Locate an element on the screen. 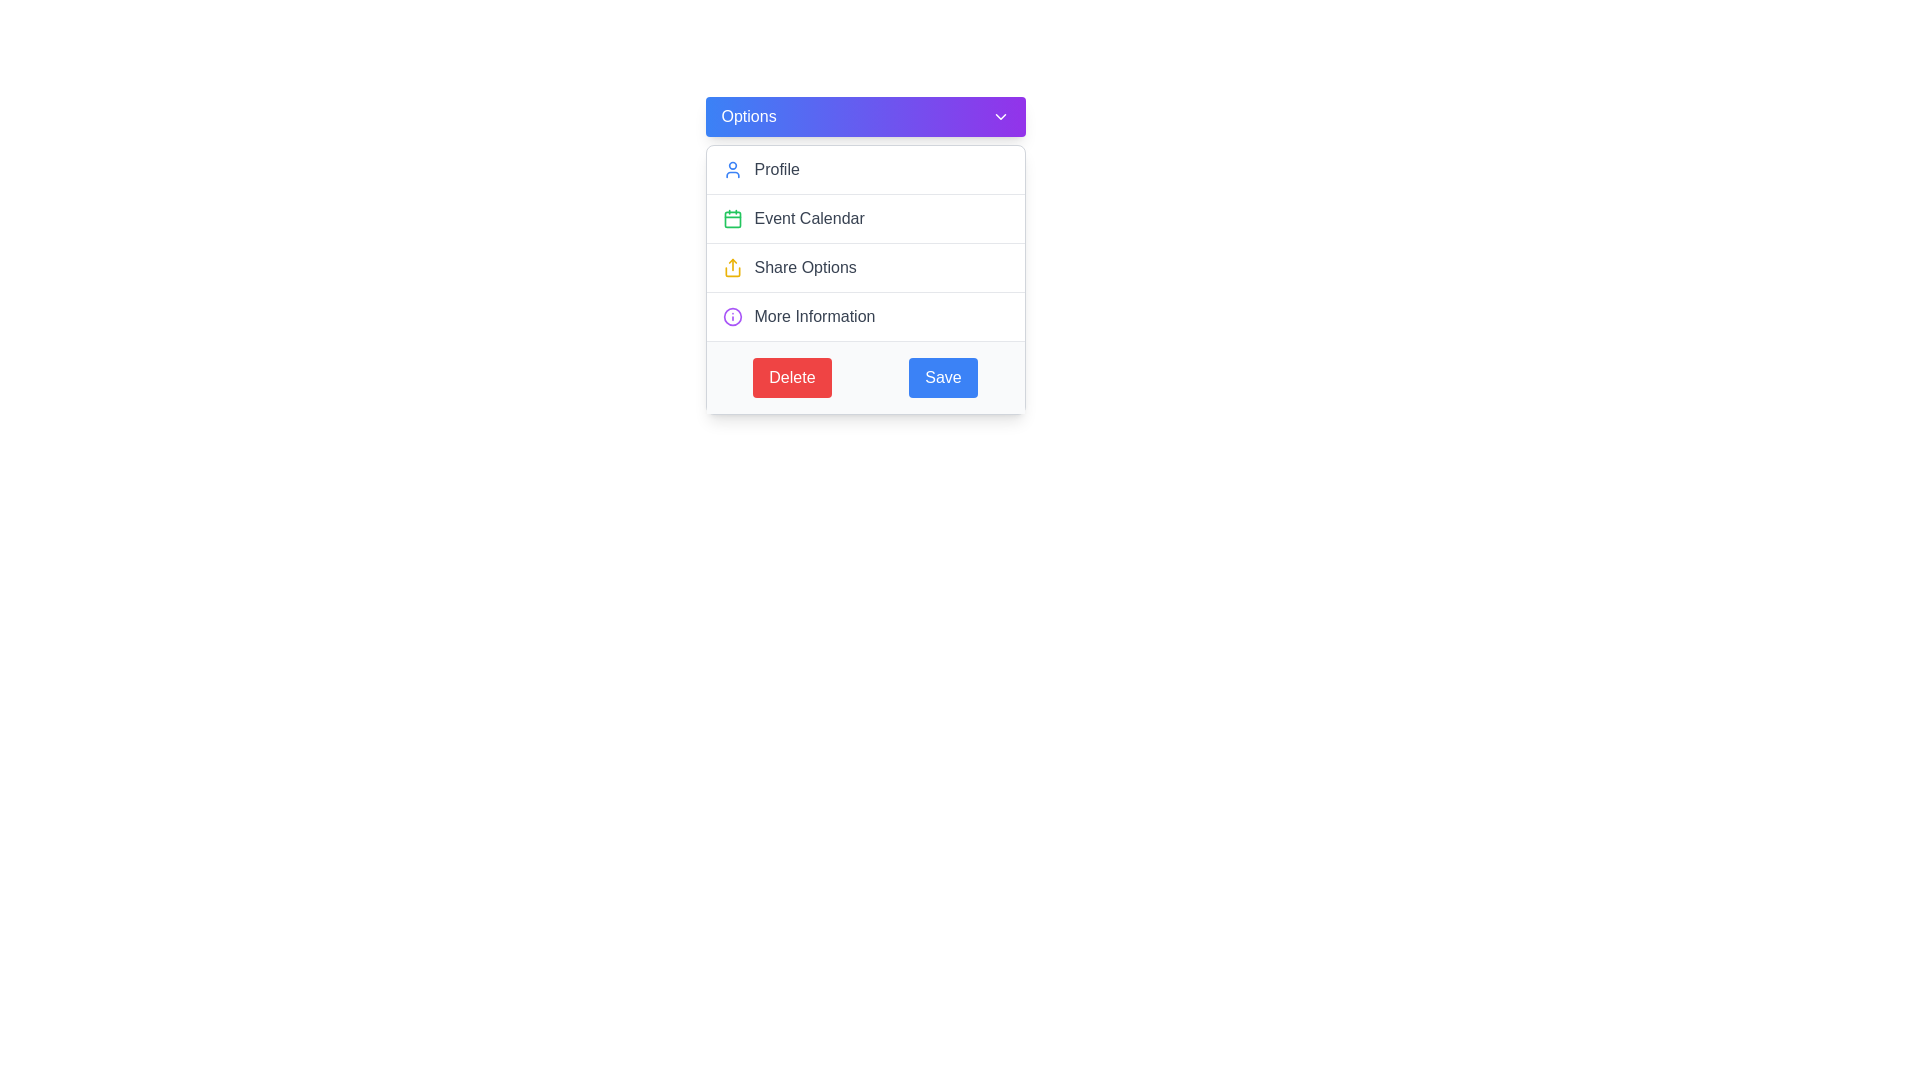 Image resolution: width=1920 pixels, height=1080 pixels. the 'Profile' text label, which is styled in gray and positioned to the right of a blue user icon in the dropdown menu labeled 'Options' is located at coordinates (776, 168).